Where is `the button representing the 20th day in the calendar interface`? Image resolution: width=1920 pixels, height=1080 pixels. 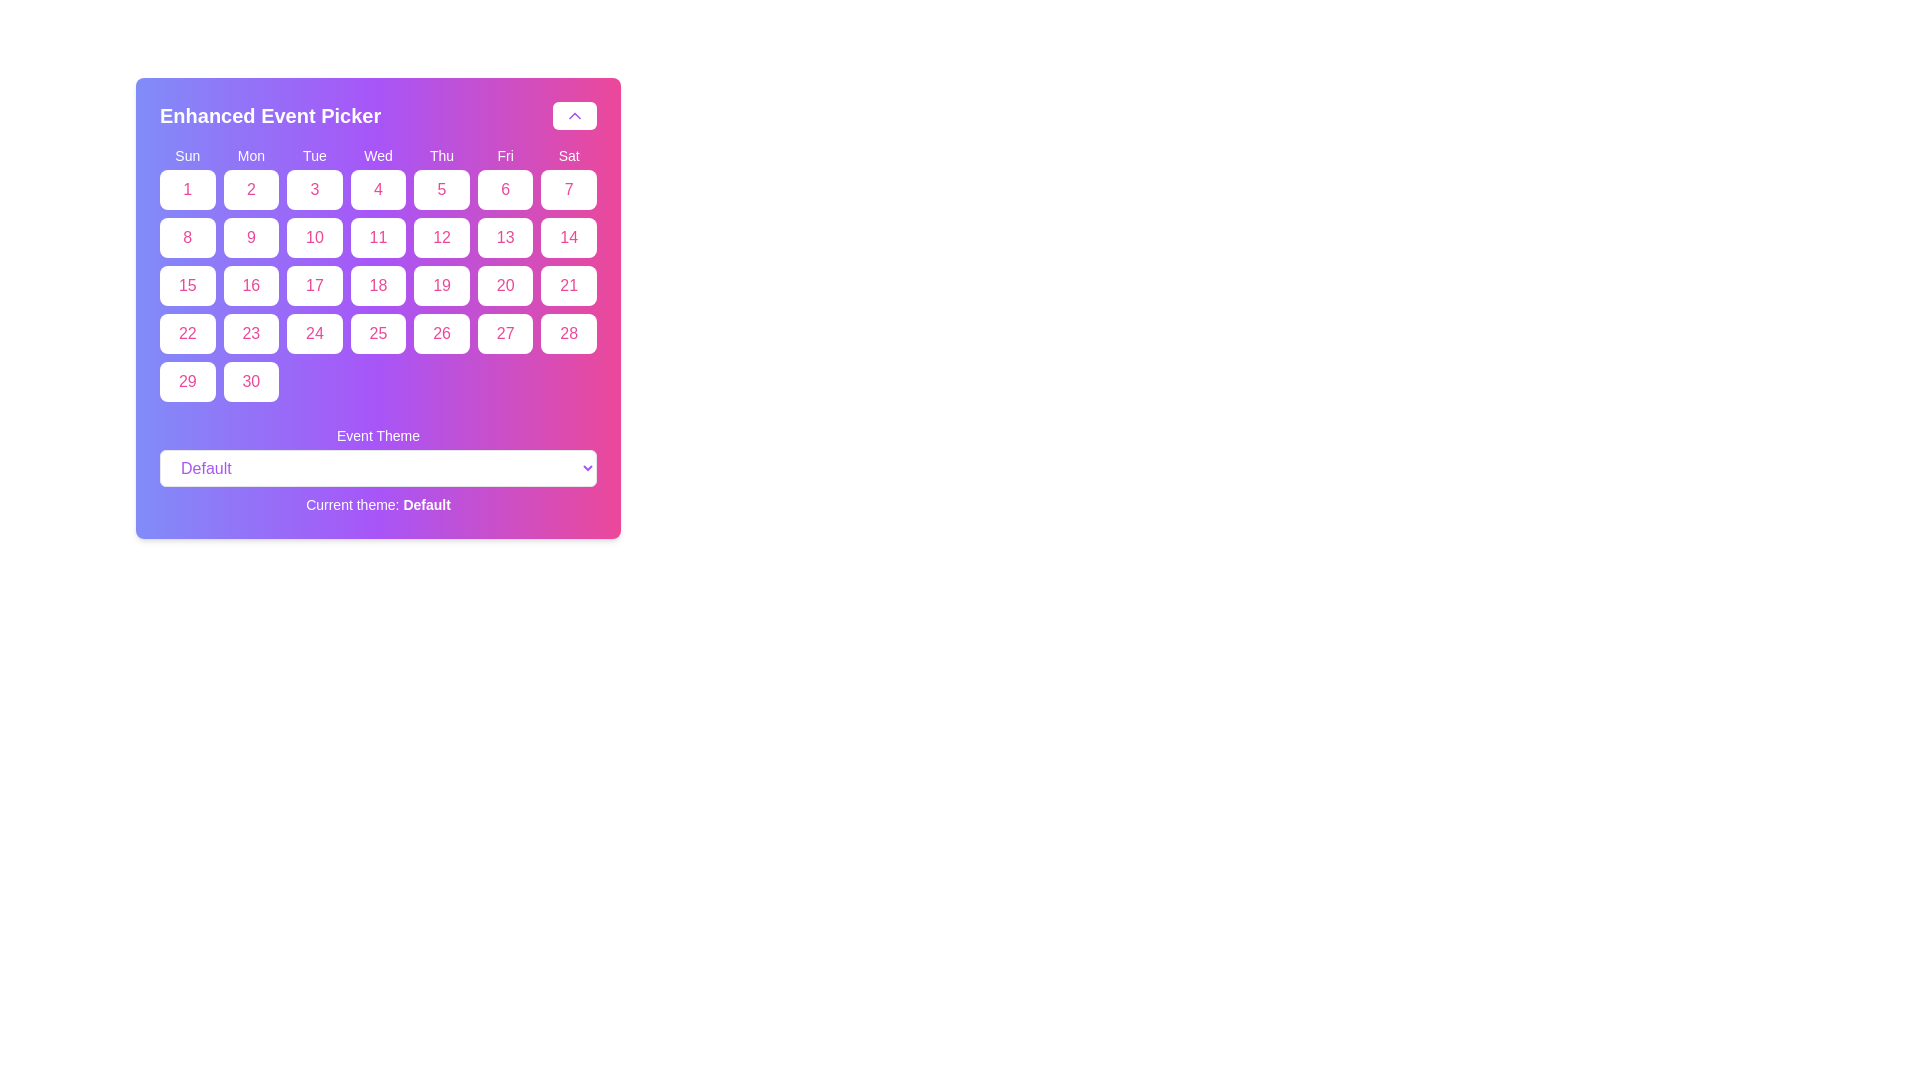 the button representing the 20th day in the calendar interface is located at coordinates (505, 285).